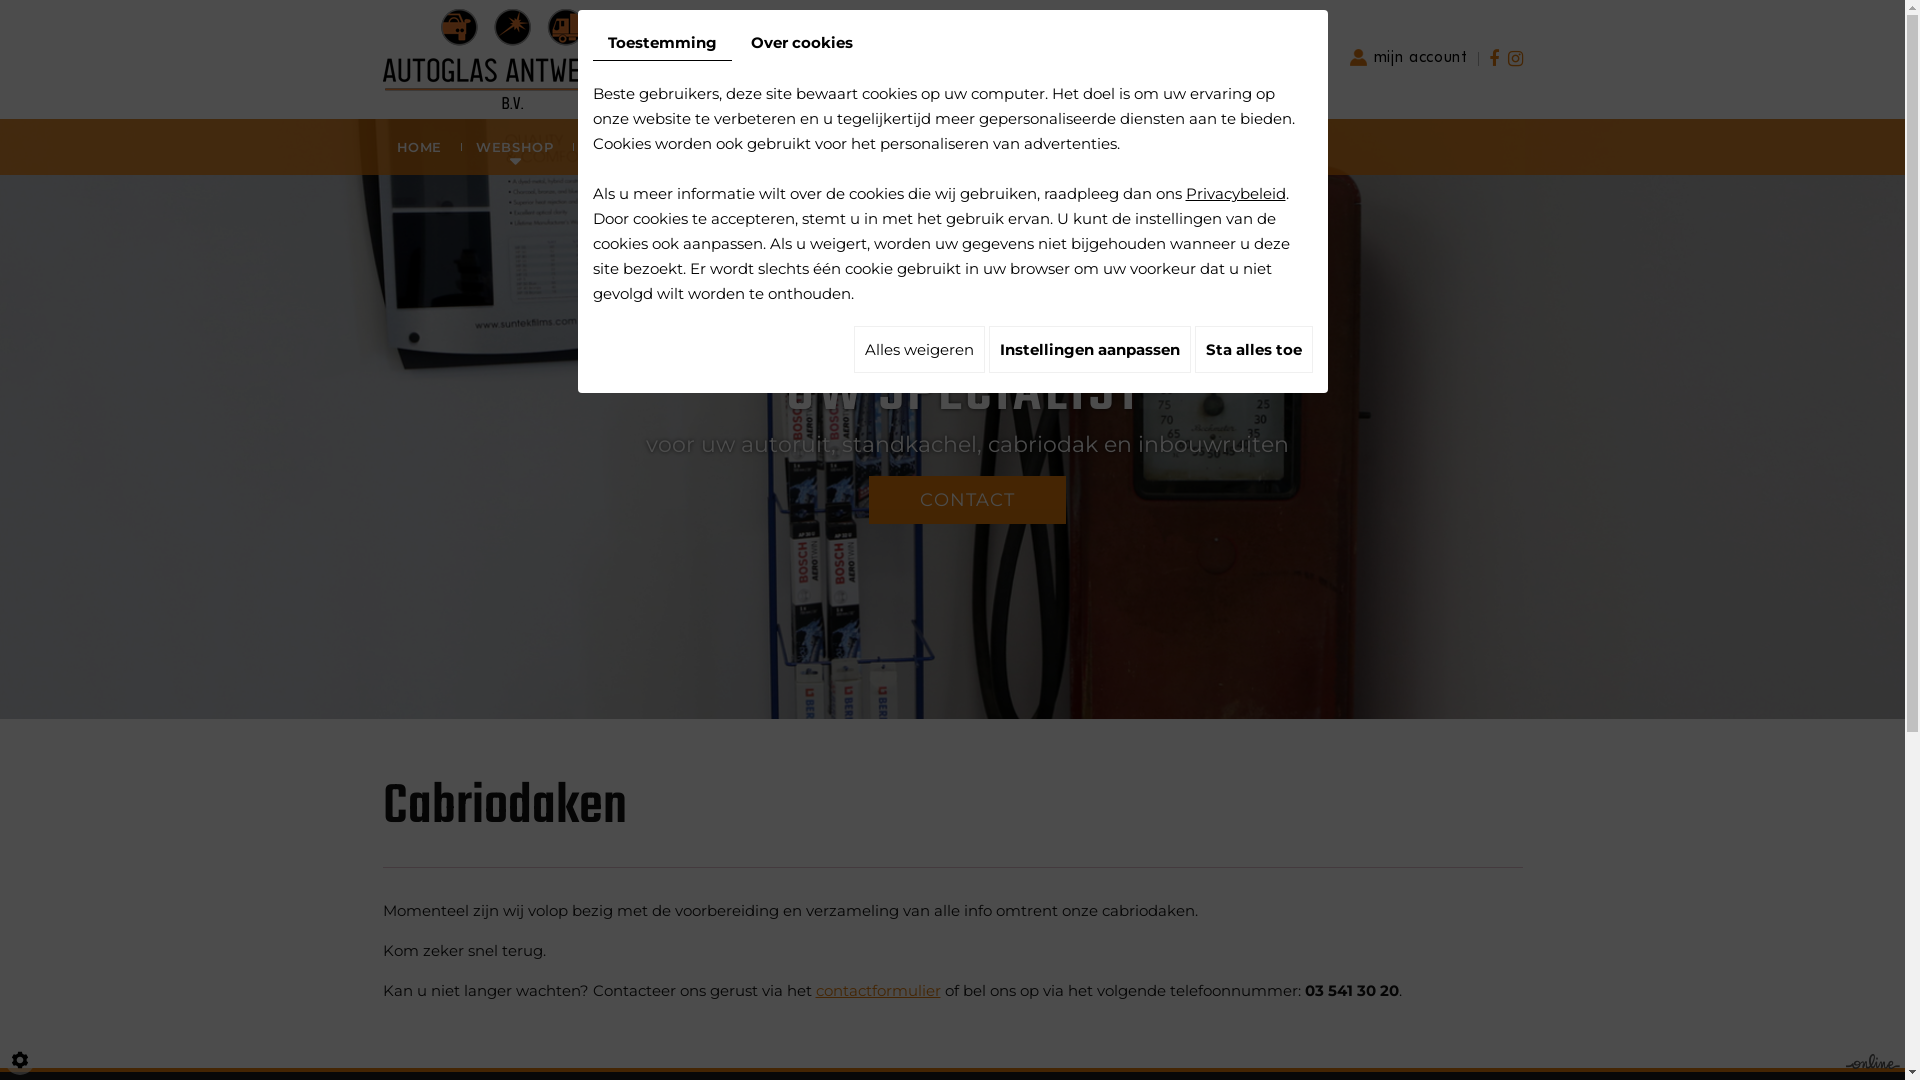 This screenshot has width=1920, height=1080. I want to click on 'Sta alles toe', so click(1251, 348).